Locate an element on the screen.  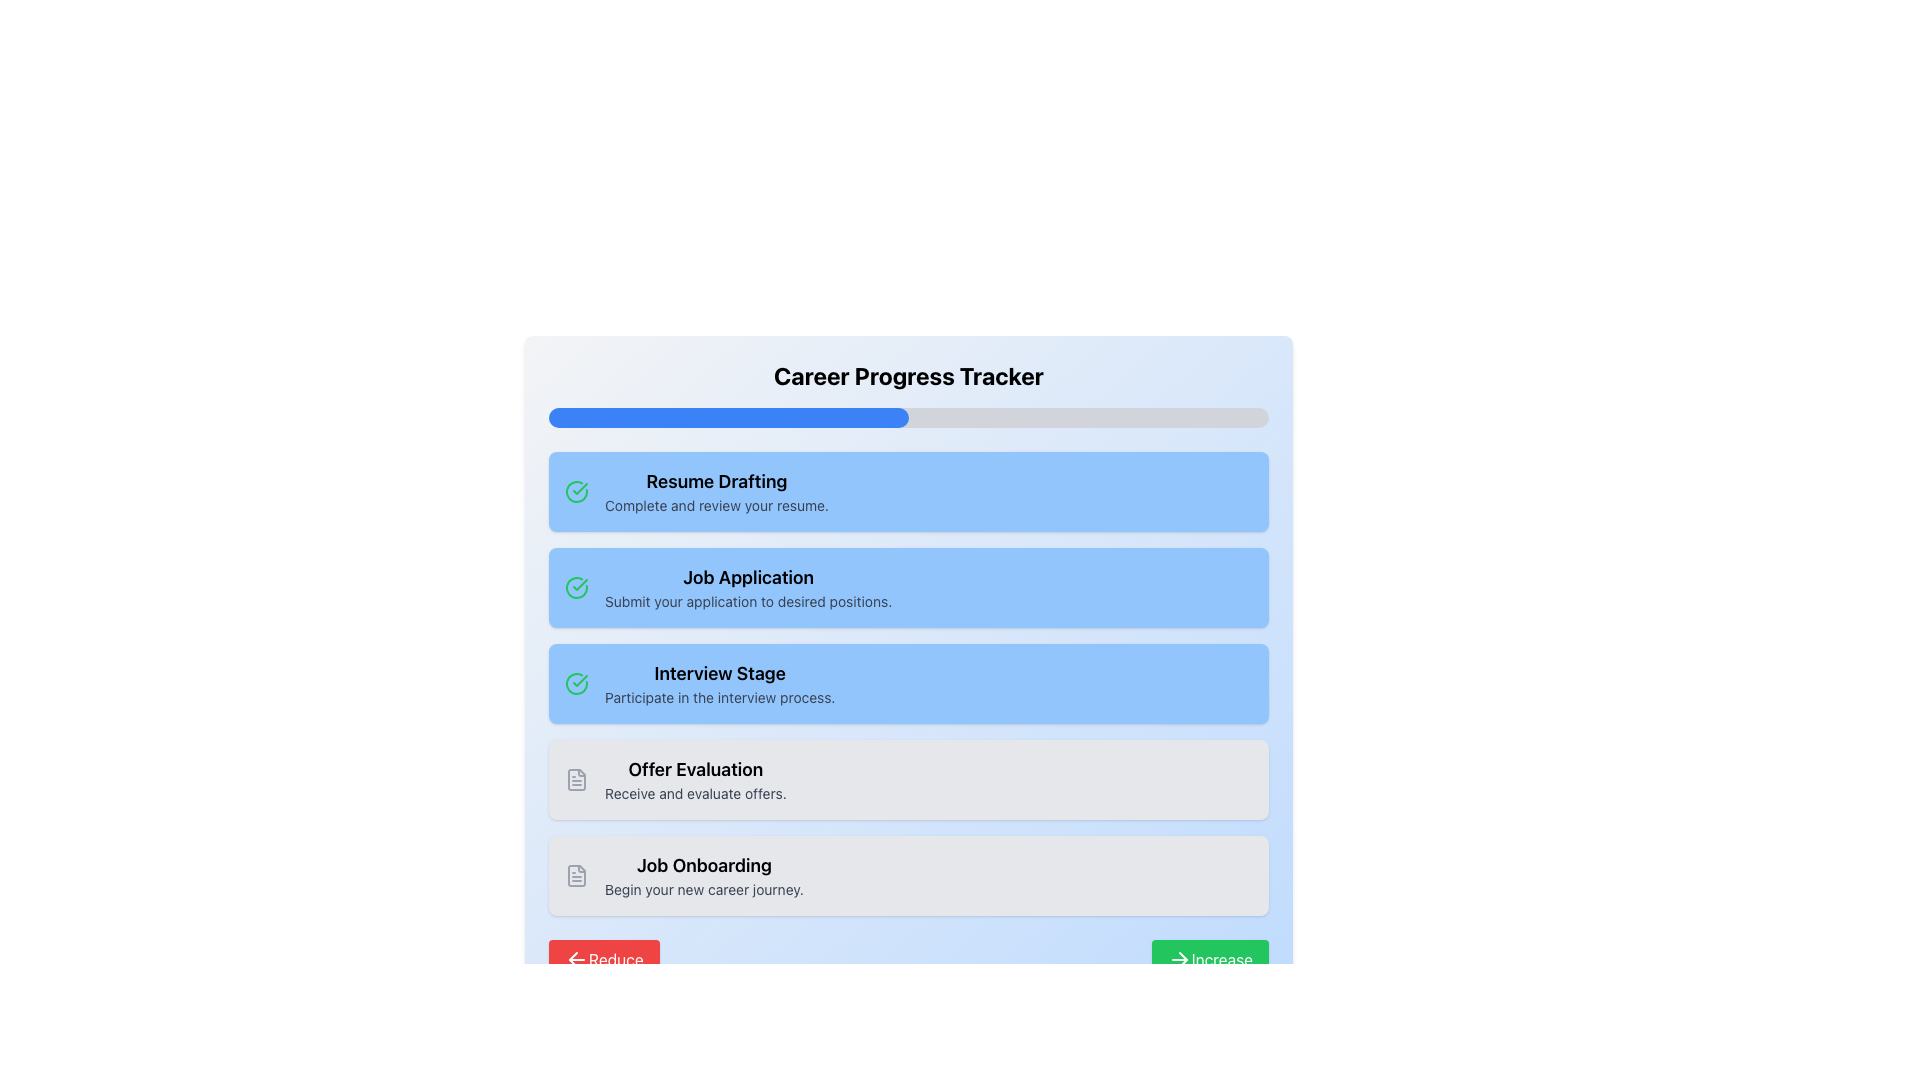
the 'Interview Stage' text block is located at coordinates (720, 682).